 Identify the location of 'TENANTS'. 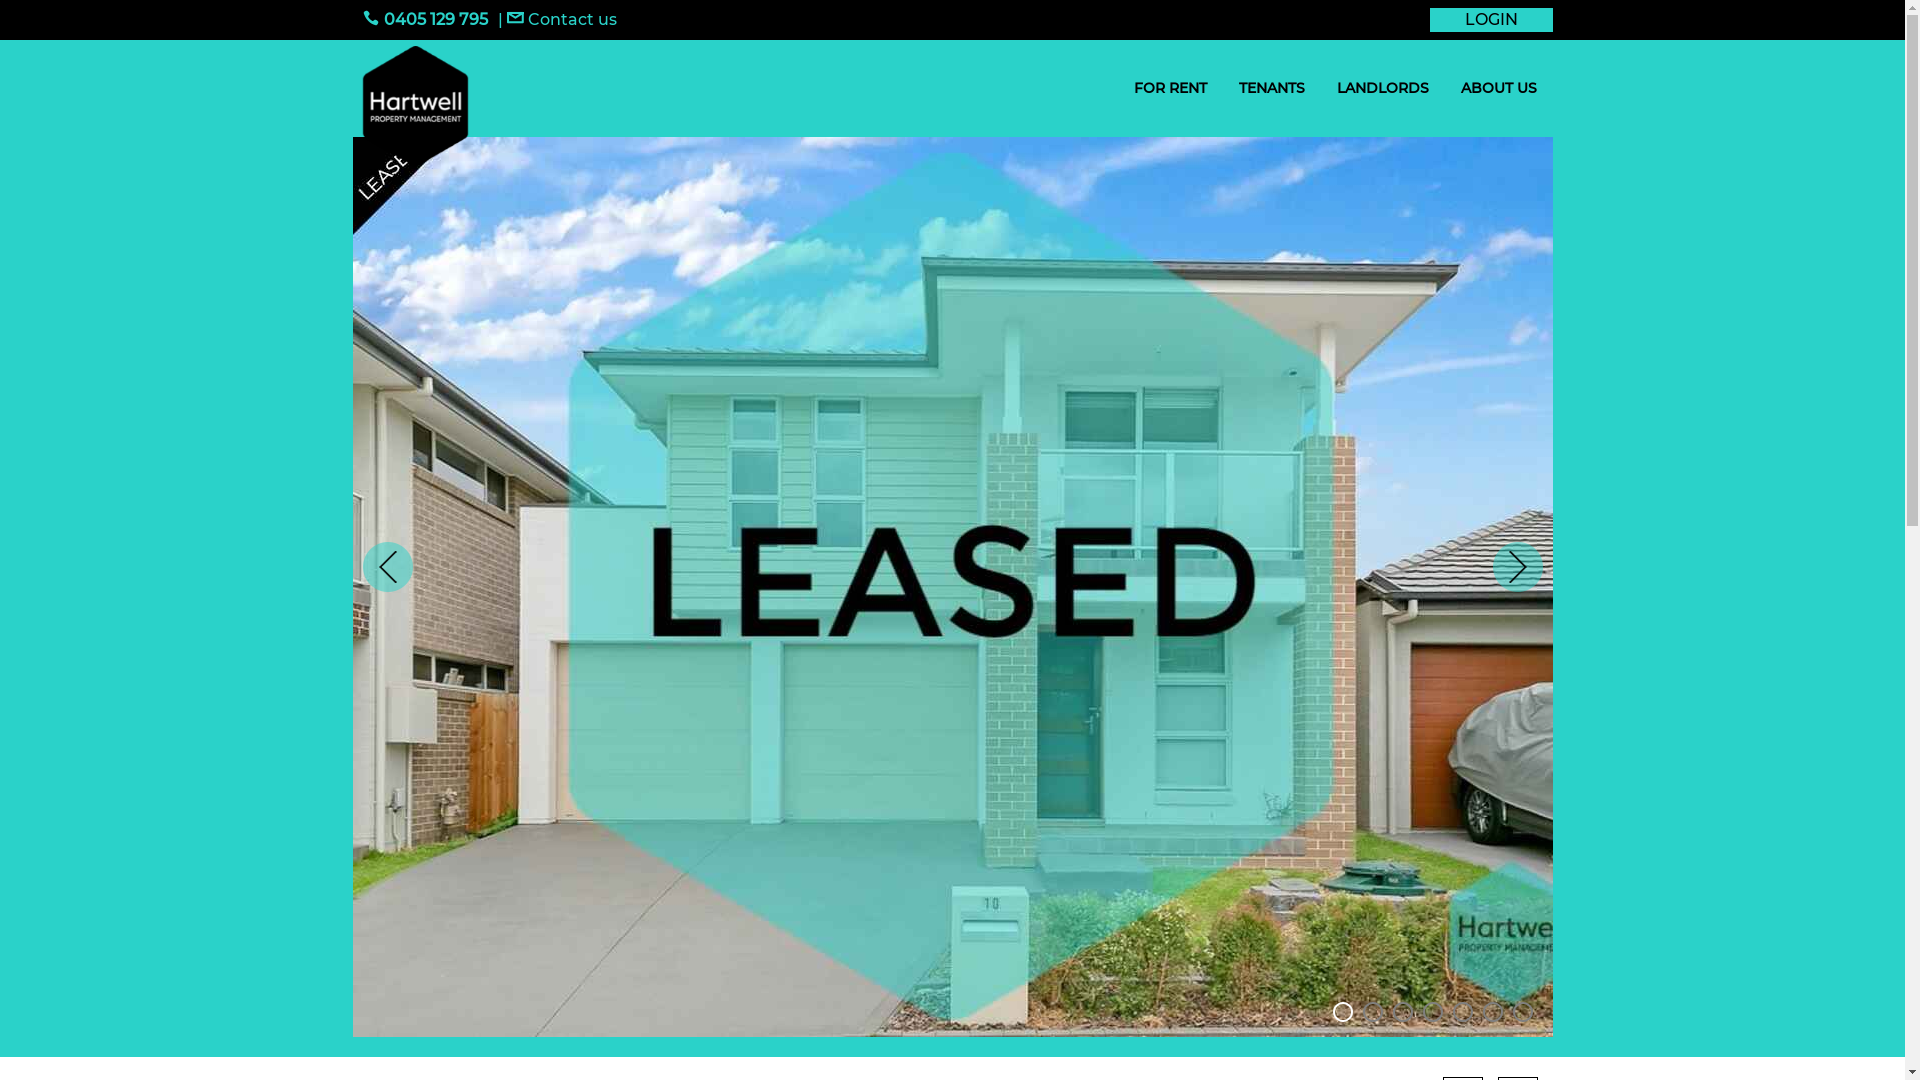
(1270, 87).